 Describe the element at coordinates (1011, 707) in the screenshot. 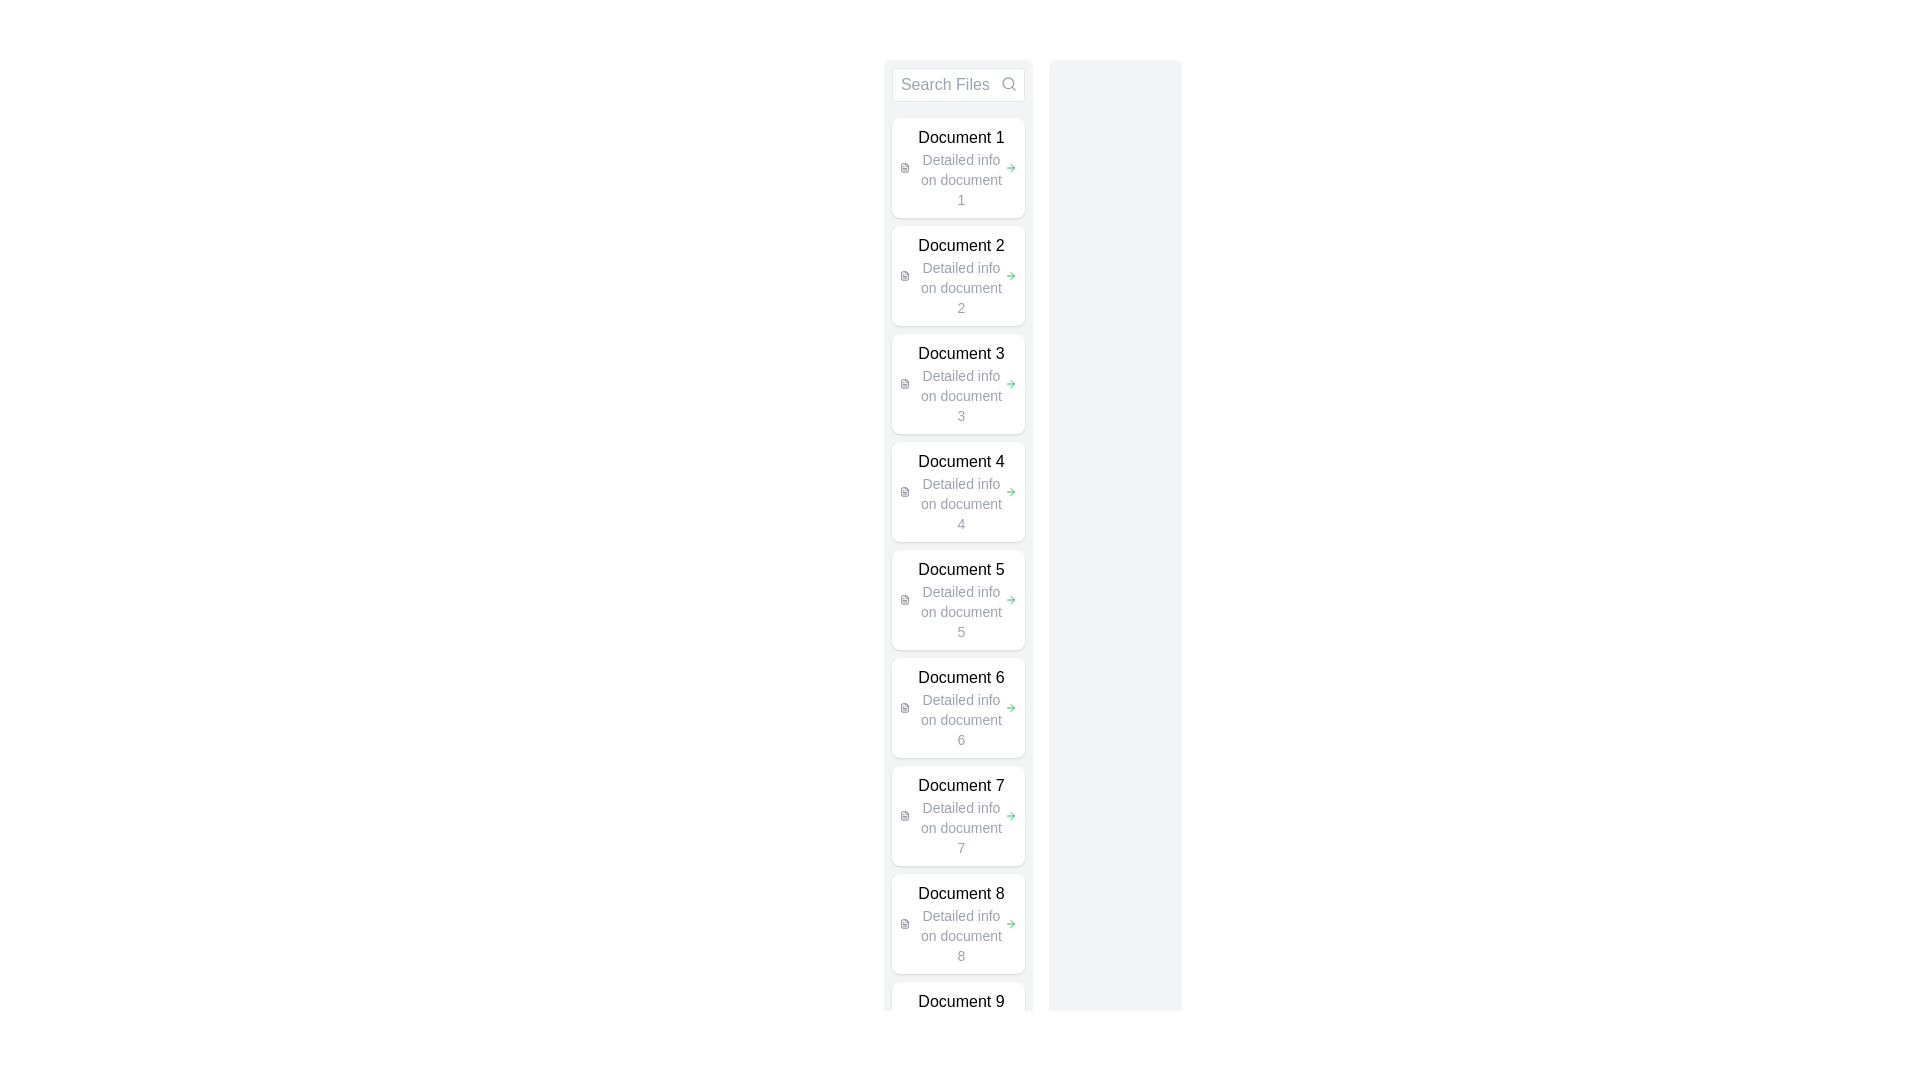

I see `the arrow icon next to 'Detailed info on document 6'` at that location.